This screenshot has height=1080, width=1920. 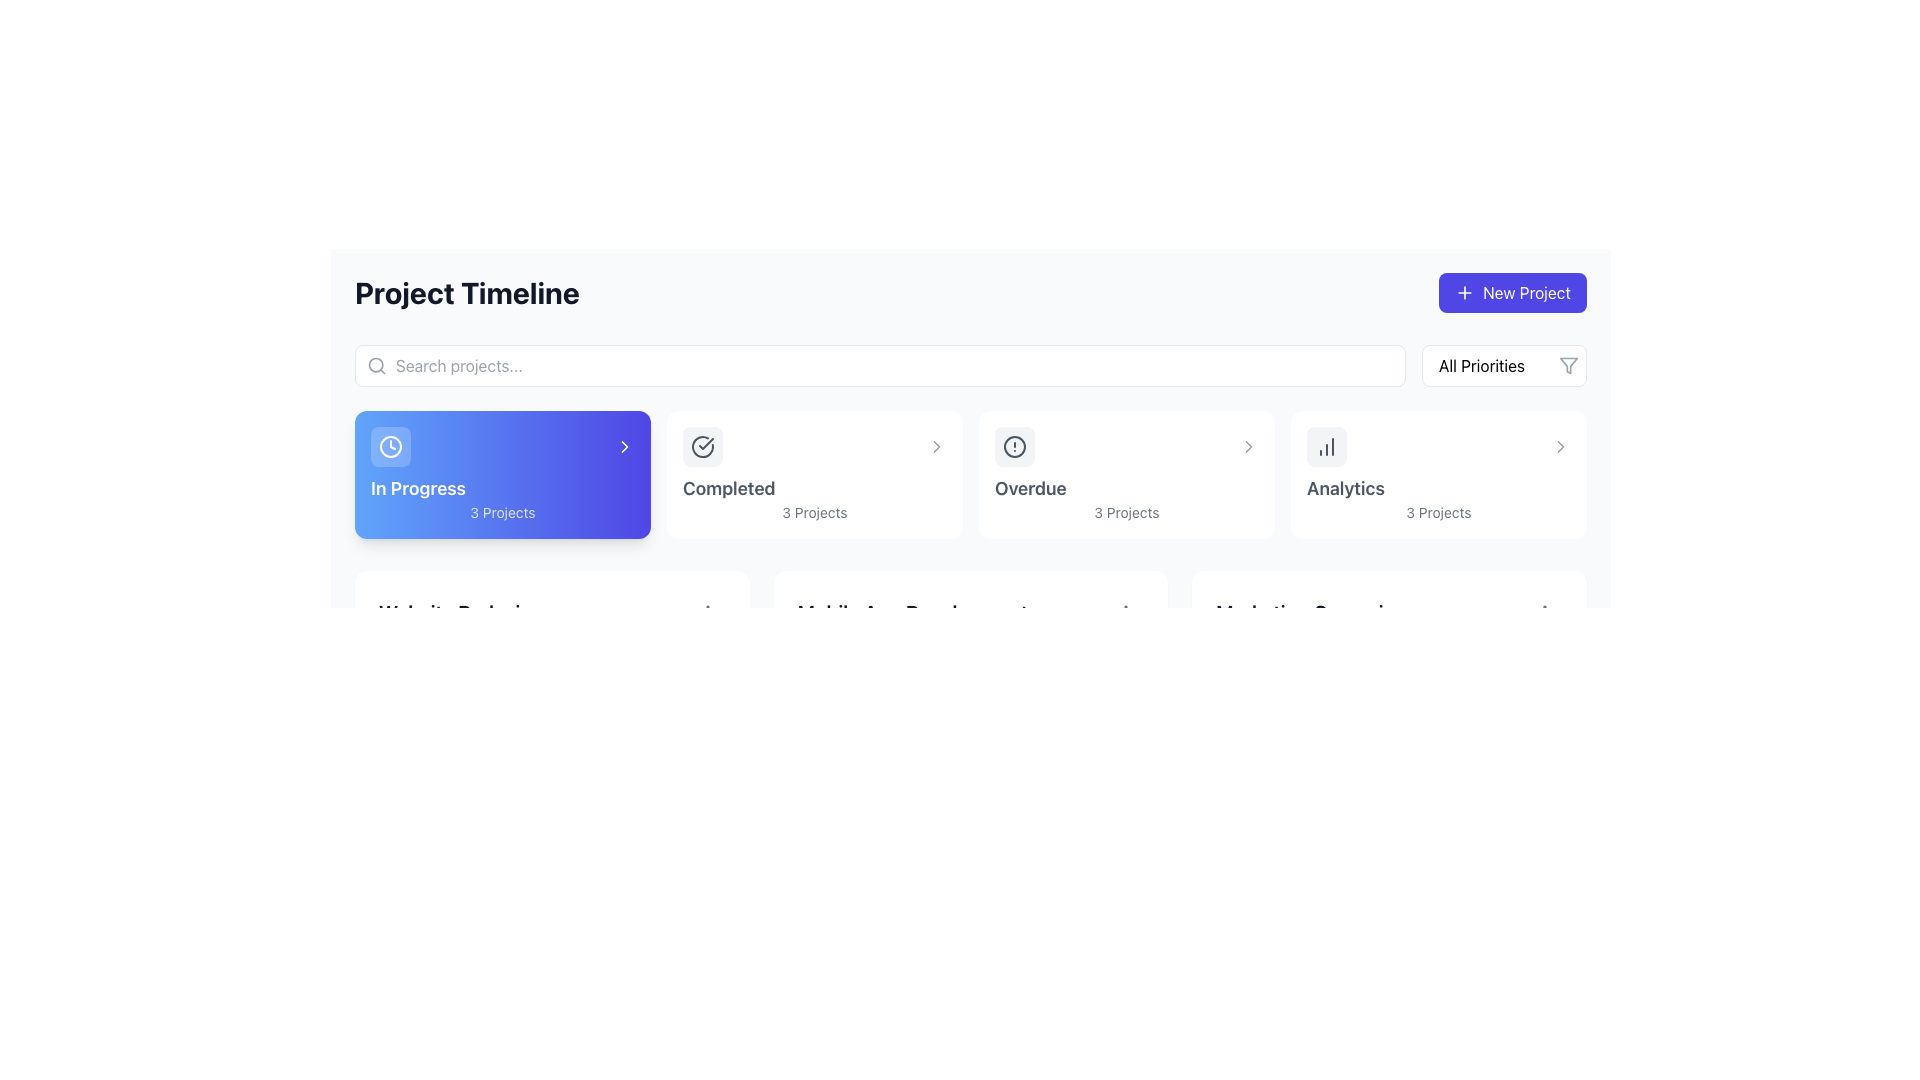 What do you see at coordinates (377, 366) in the screenshot?
I see `the search icon located on the left side of the input field, which triggers the search functionality for projects` at bounding box center [377, 366].